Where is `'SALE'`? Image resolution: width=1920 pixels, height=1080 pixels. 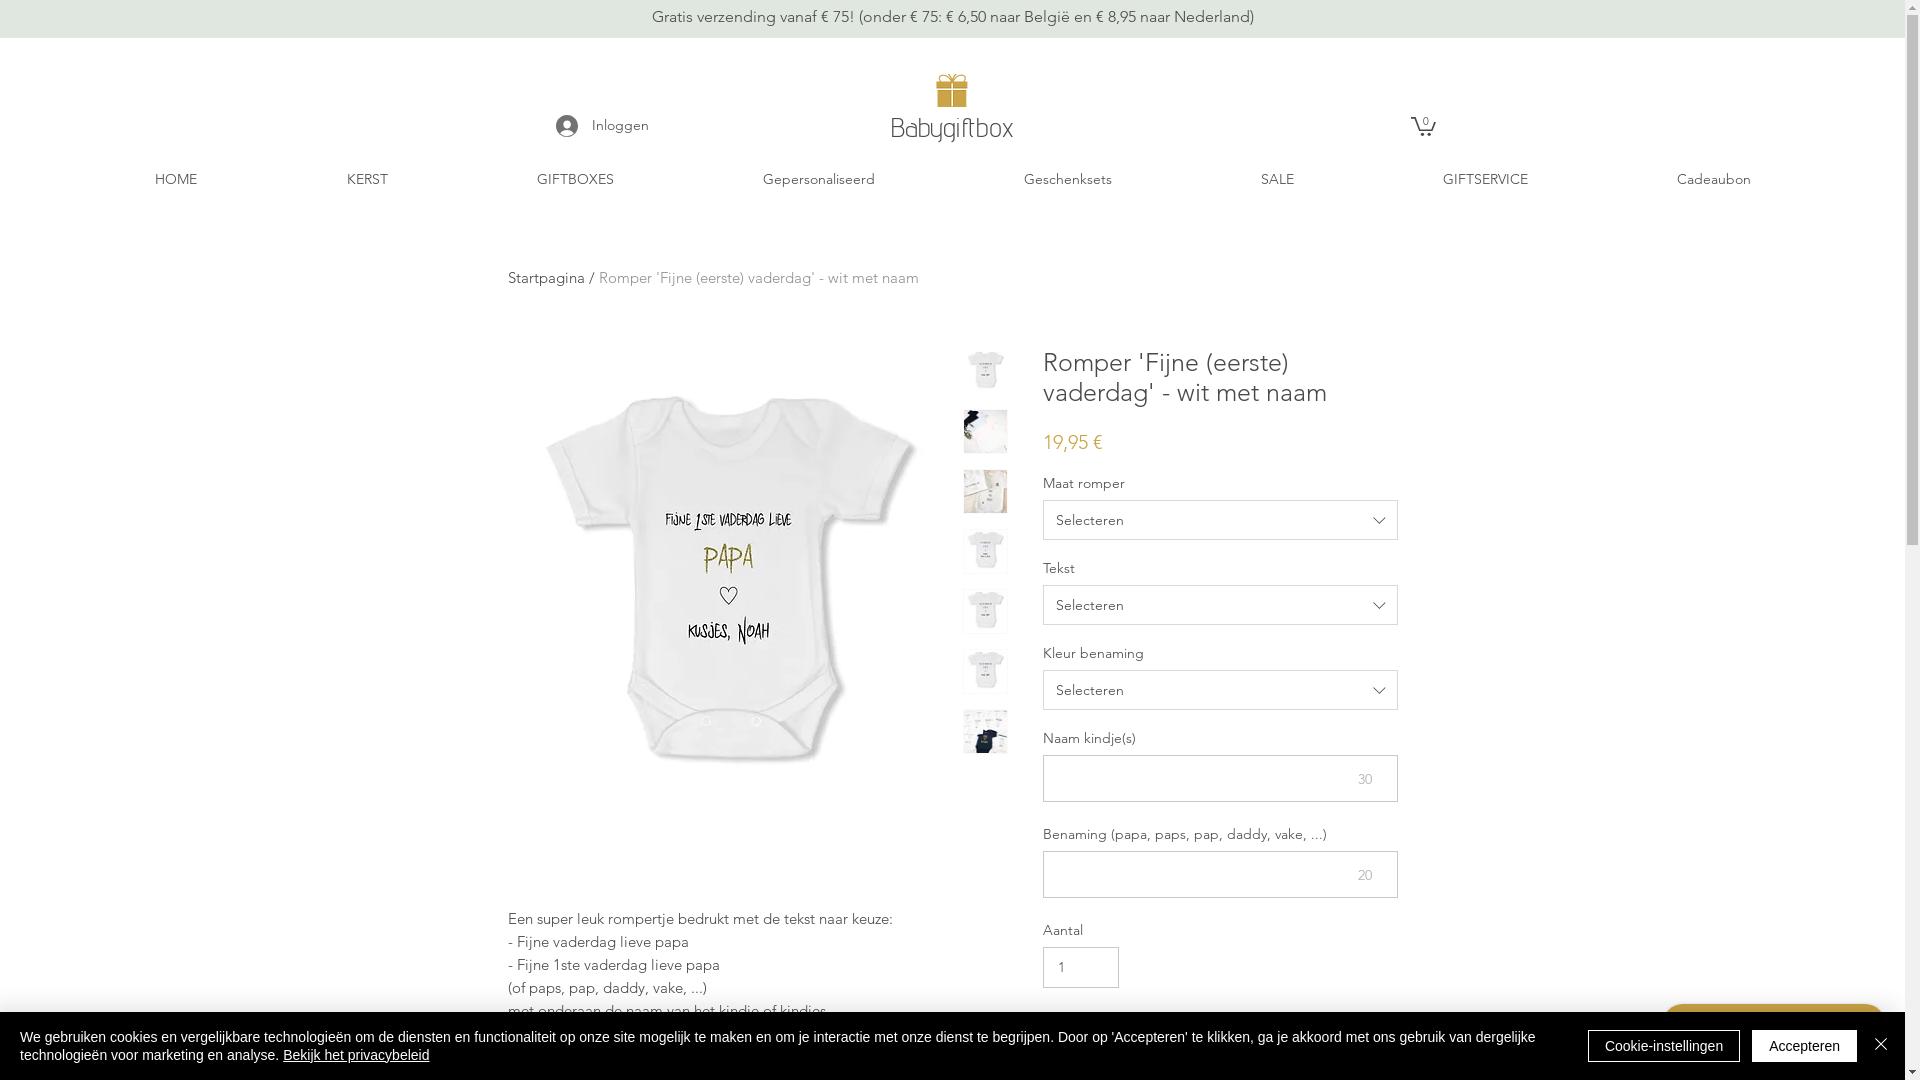
'SALE' is located at coordinates (1185, 178).